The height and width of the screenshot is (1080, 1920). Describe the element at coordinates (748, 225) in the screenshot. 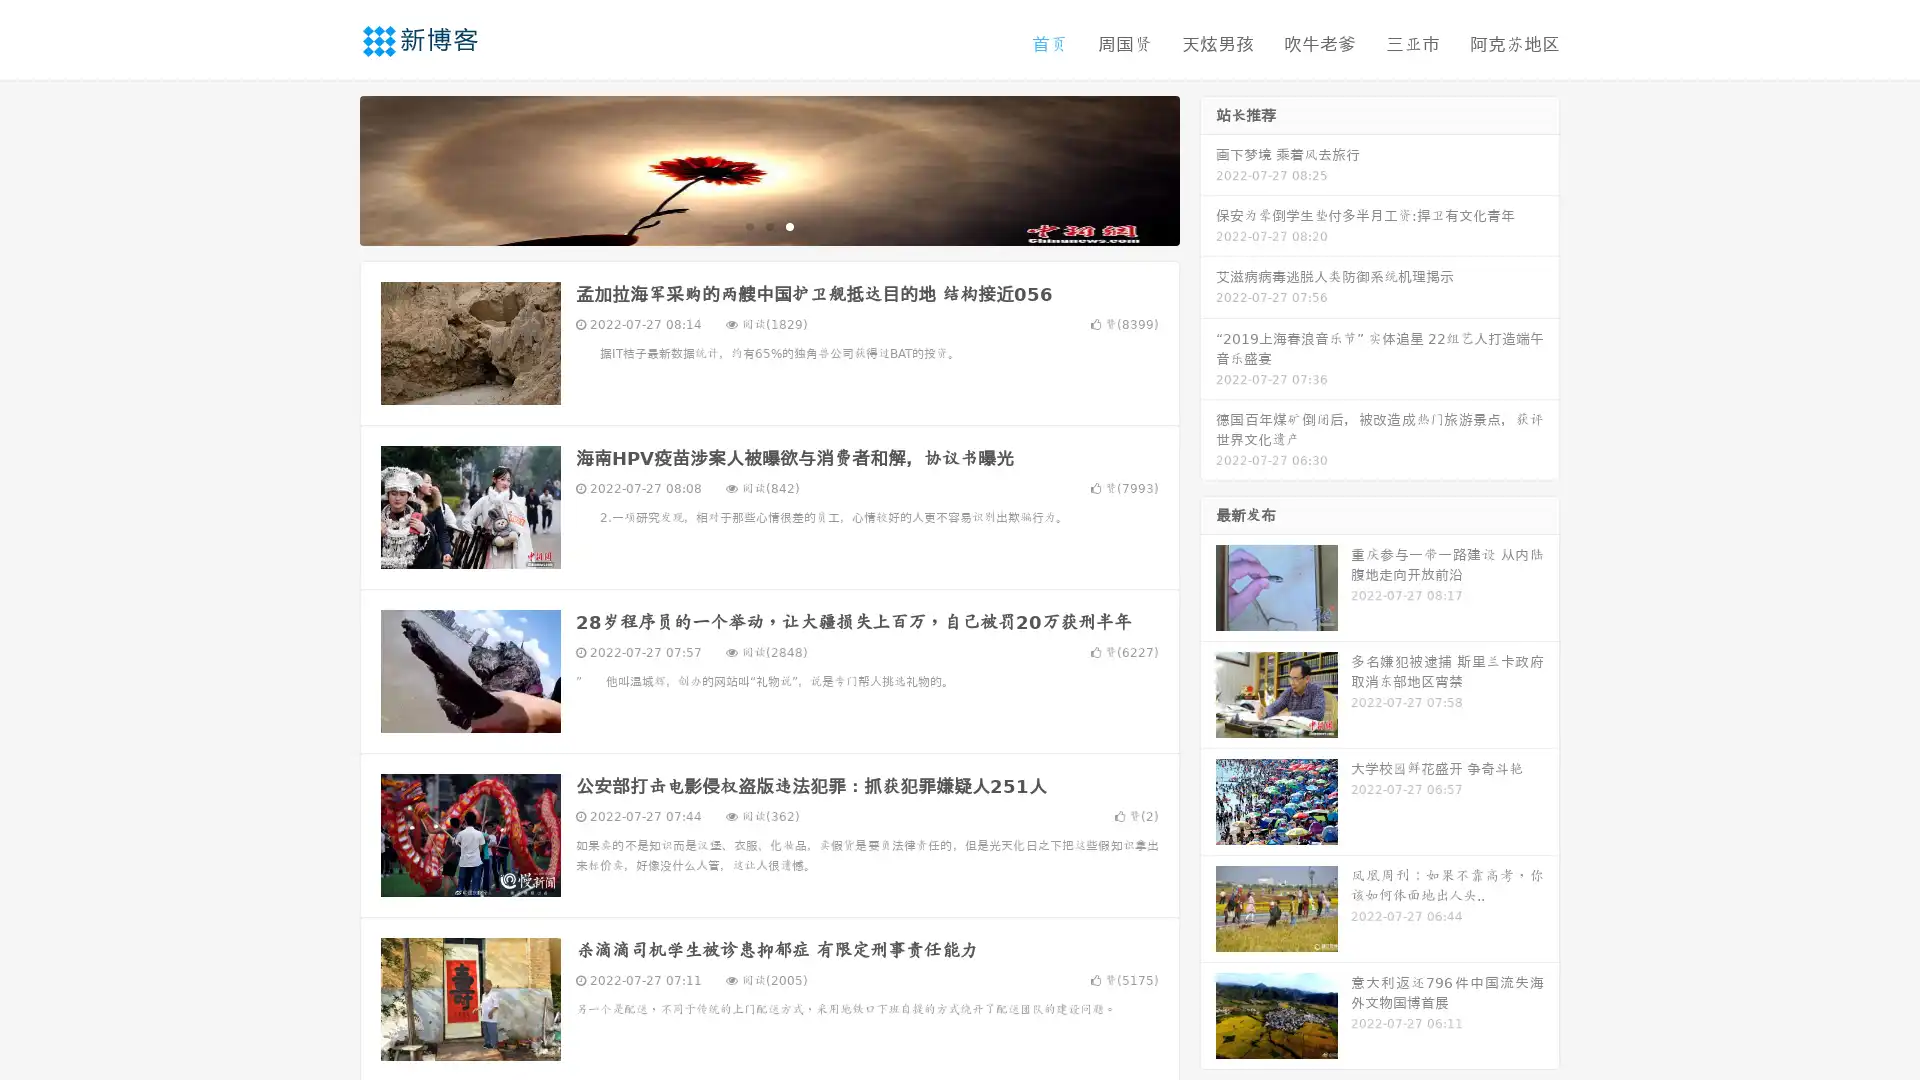

I see `Go to slide 1` at that location.